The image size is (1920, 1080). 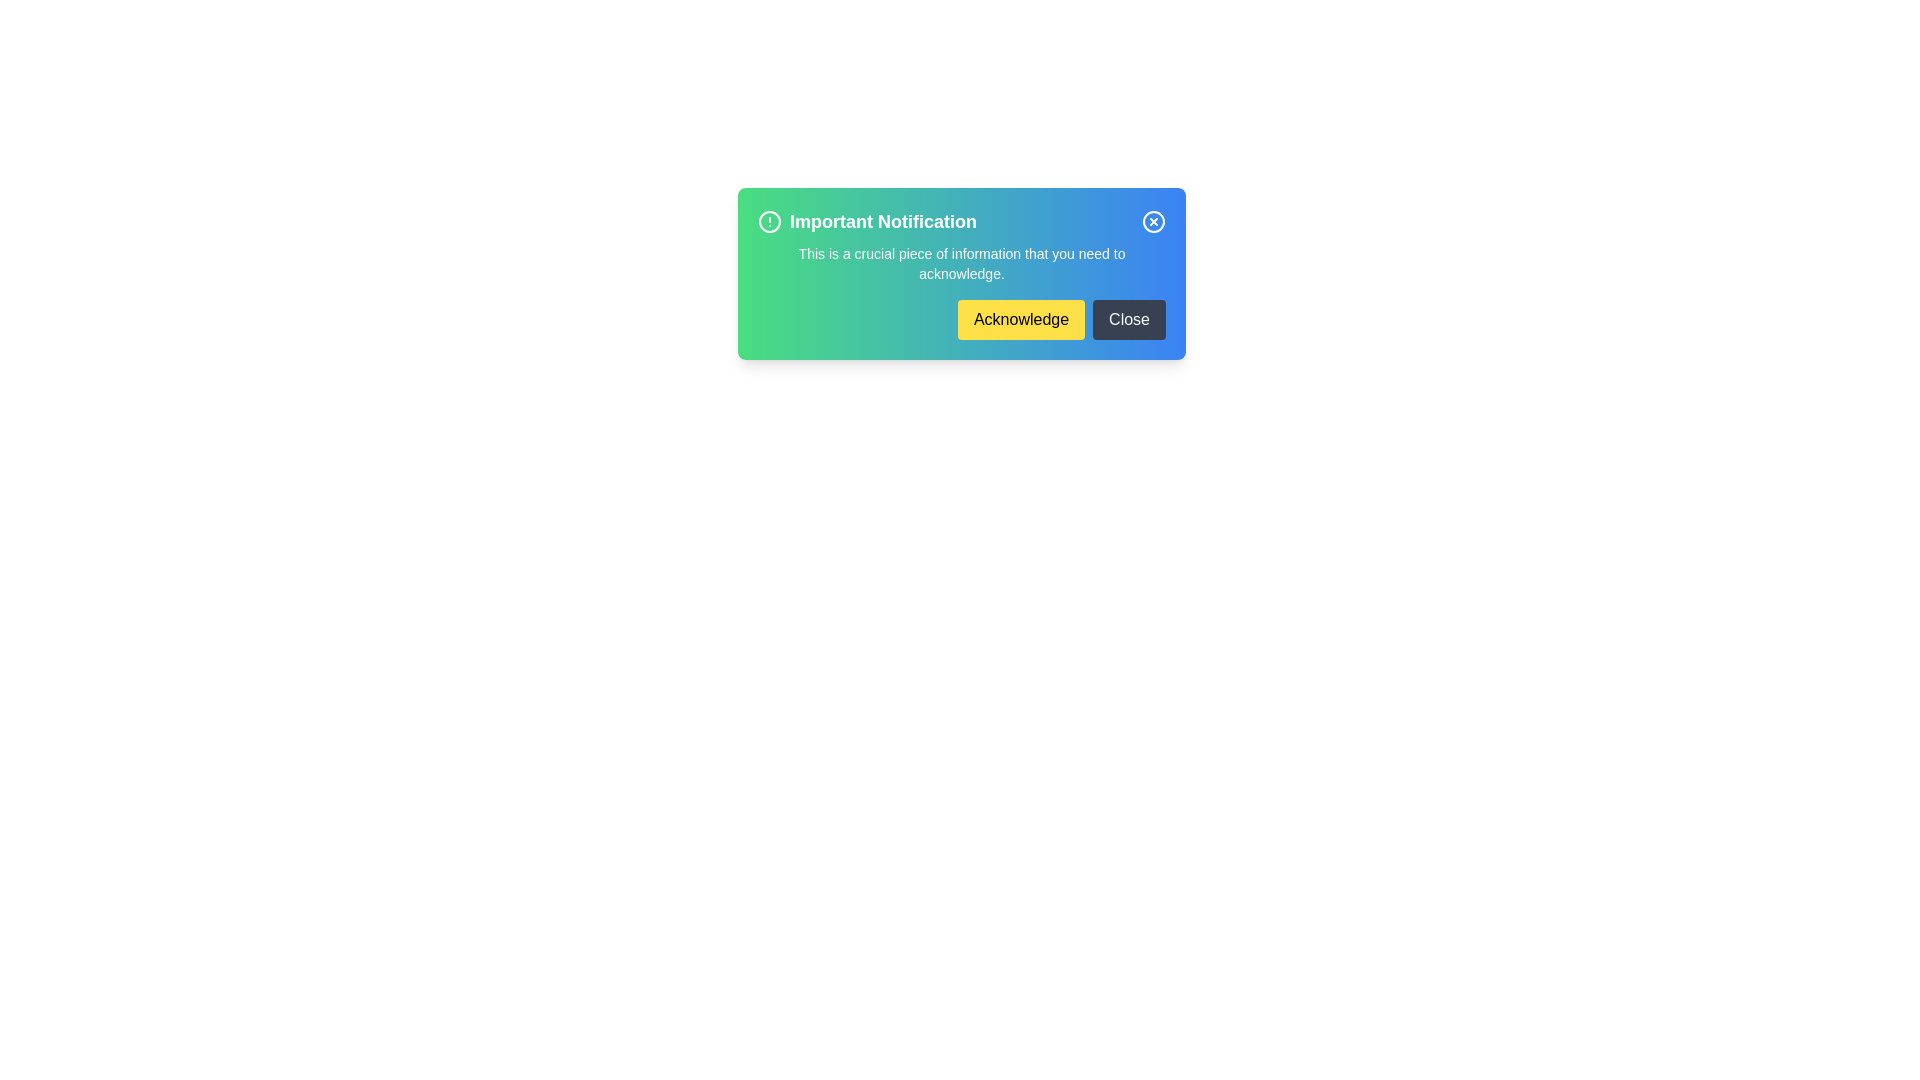 I want to click on the 'Acknowledge' button with a yellow background and bold black text to acknowledge the notification, so click(x=961, y=319).